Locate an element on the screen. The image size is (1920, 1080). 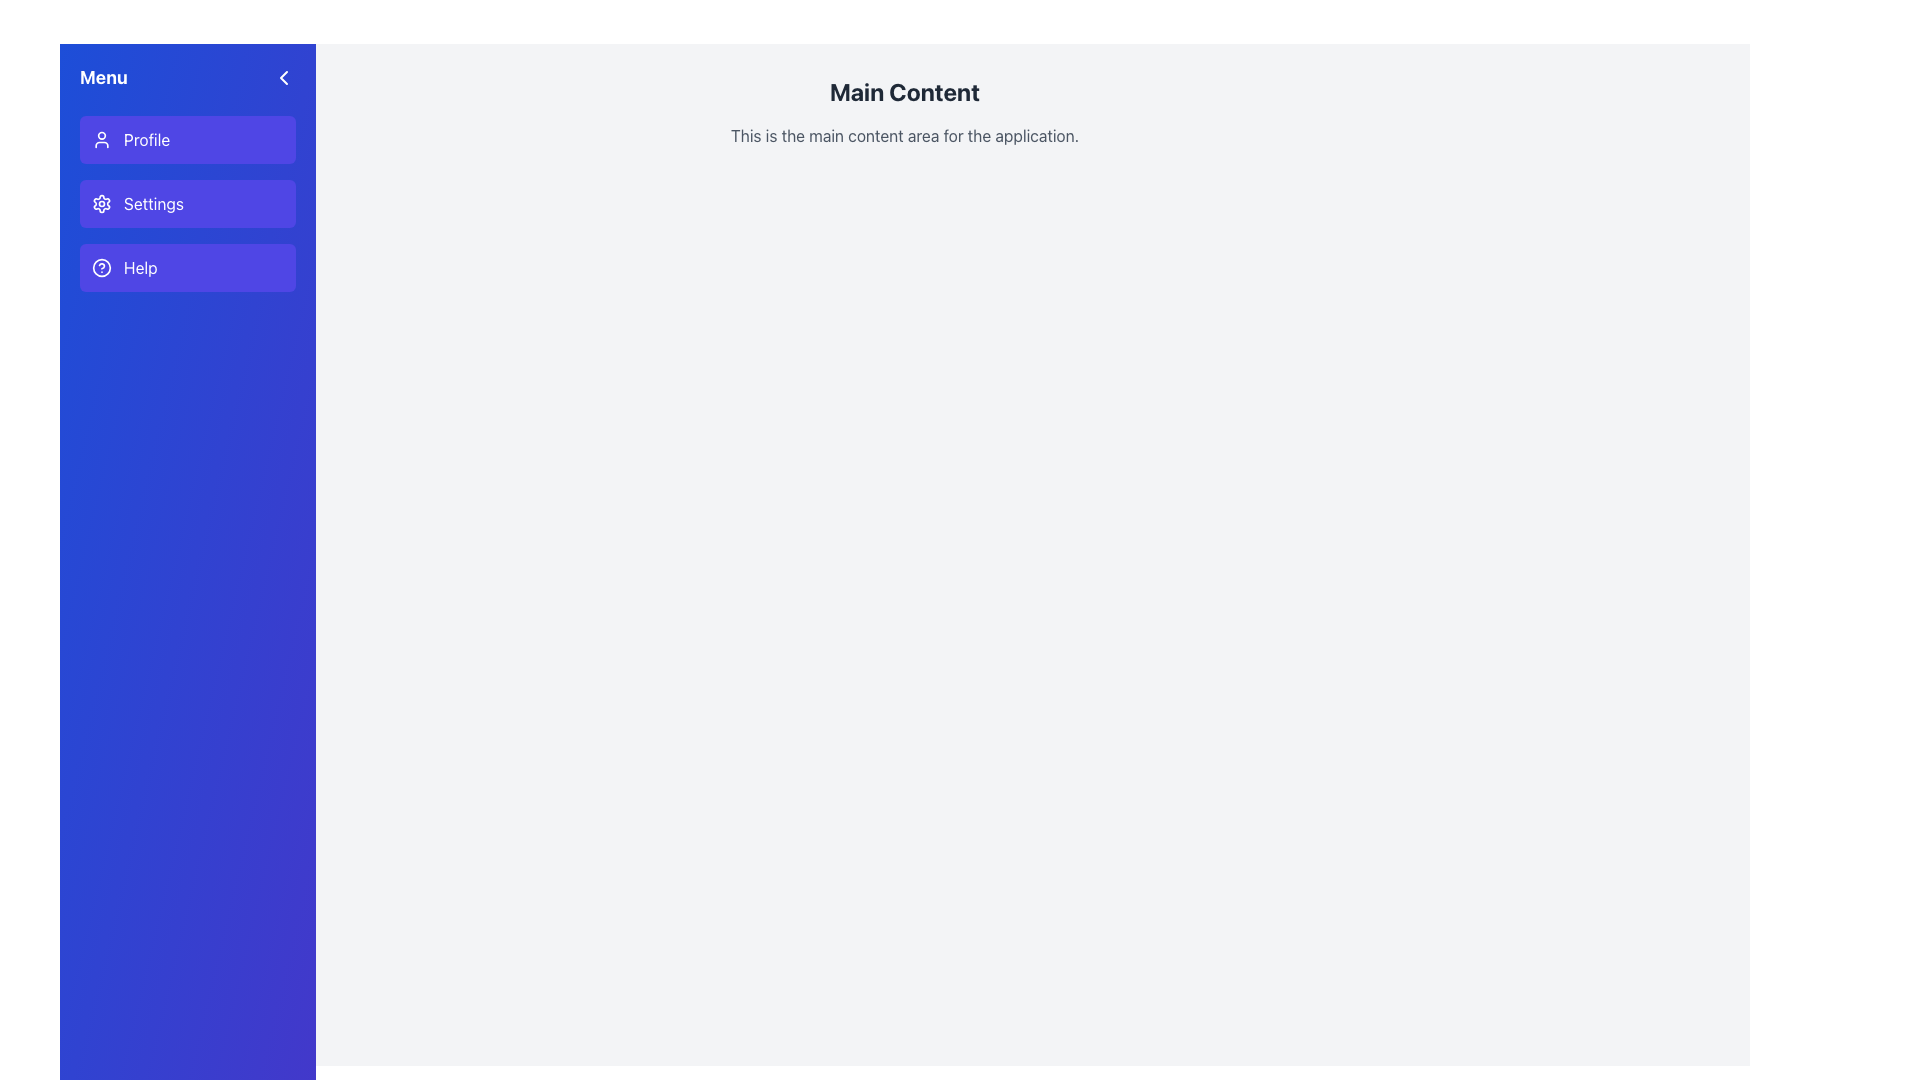
the 'Menu' text label, which is bold and large, located at the top of the sidebar with a white font on a blue background is located at coordinates (102, 76).